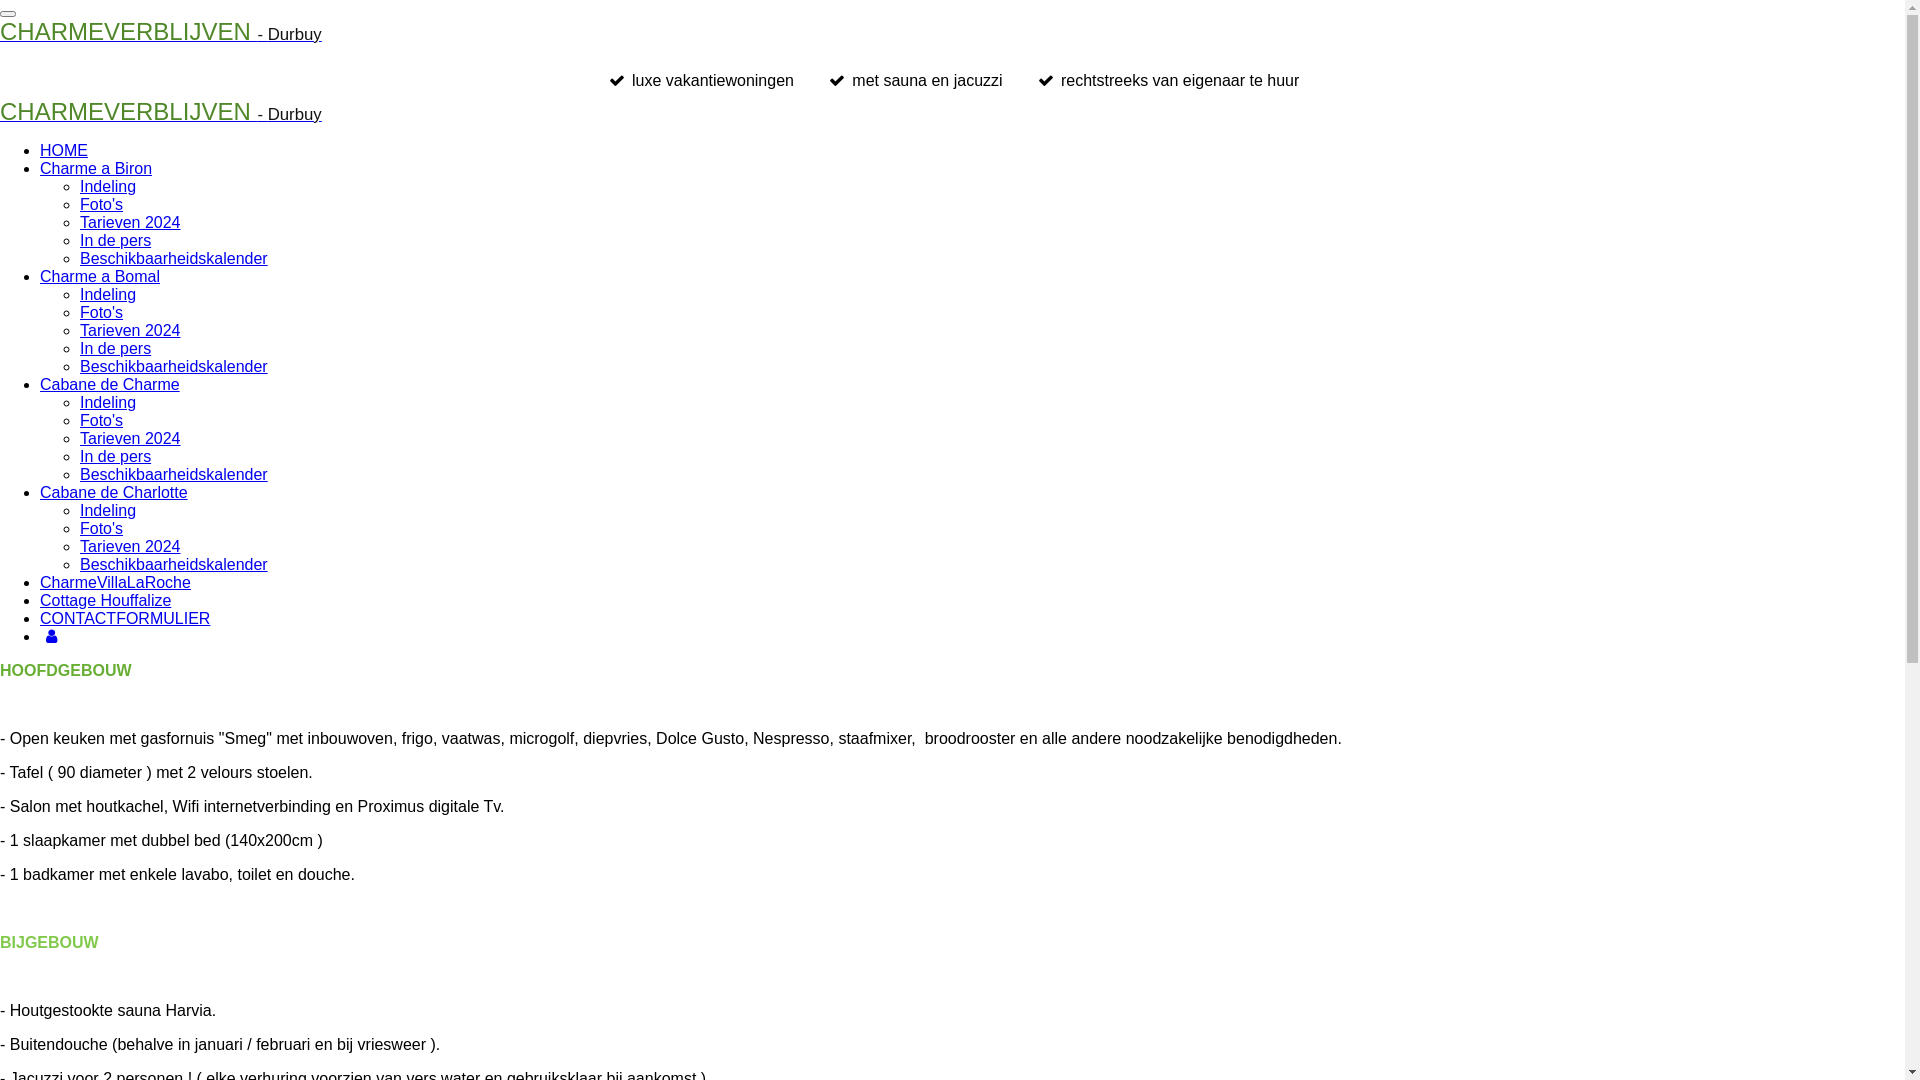 This screenshot has height=1080, width=1920. I want to click on 'Tarieven 2024', so click(129, 437).